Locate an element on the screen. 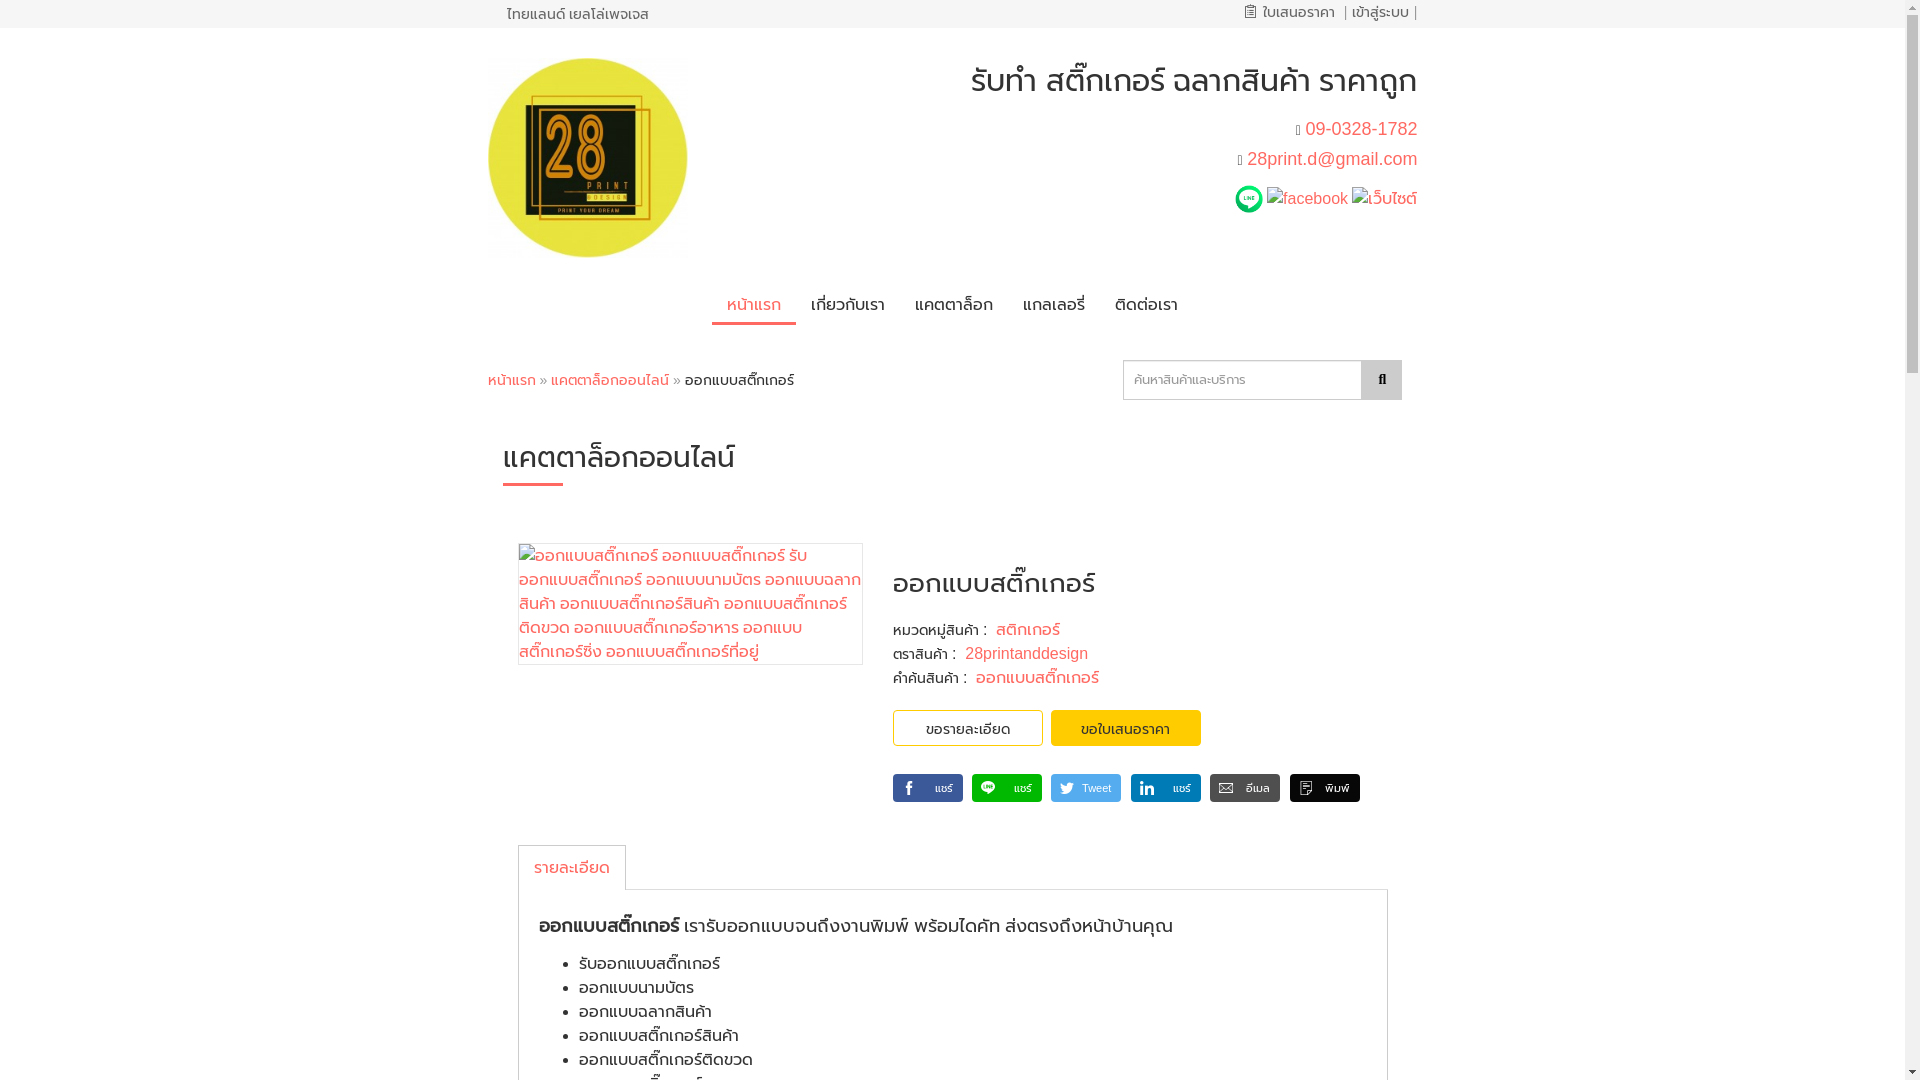 The height and width of the screenshot is (1080, 1920). '28print.d@gmail.com' is located at coordinates (1246, 157).